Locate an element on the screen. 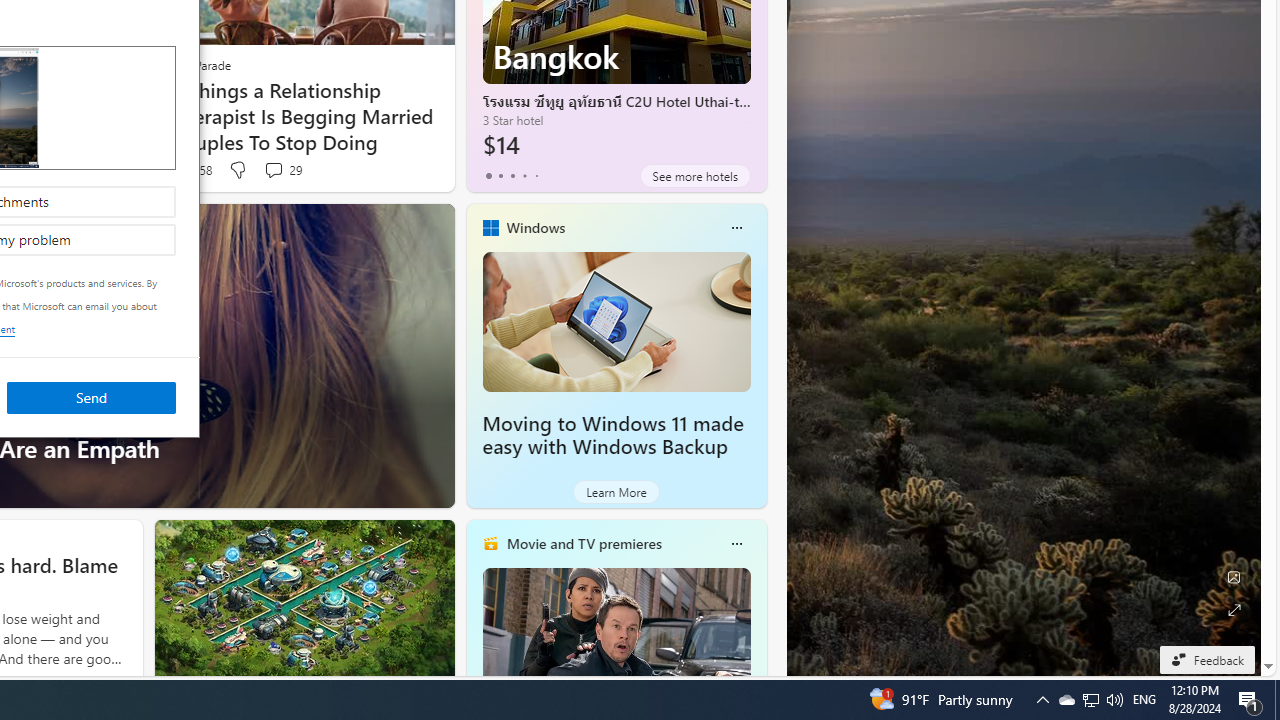 Image resolution: width=1280 pixels, height=720 pixels. 'Tray Input Indicator - English (United States)' is located at coordinates (1144, 698).